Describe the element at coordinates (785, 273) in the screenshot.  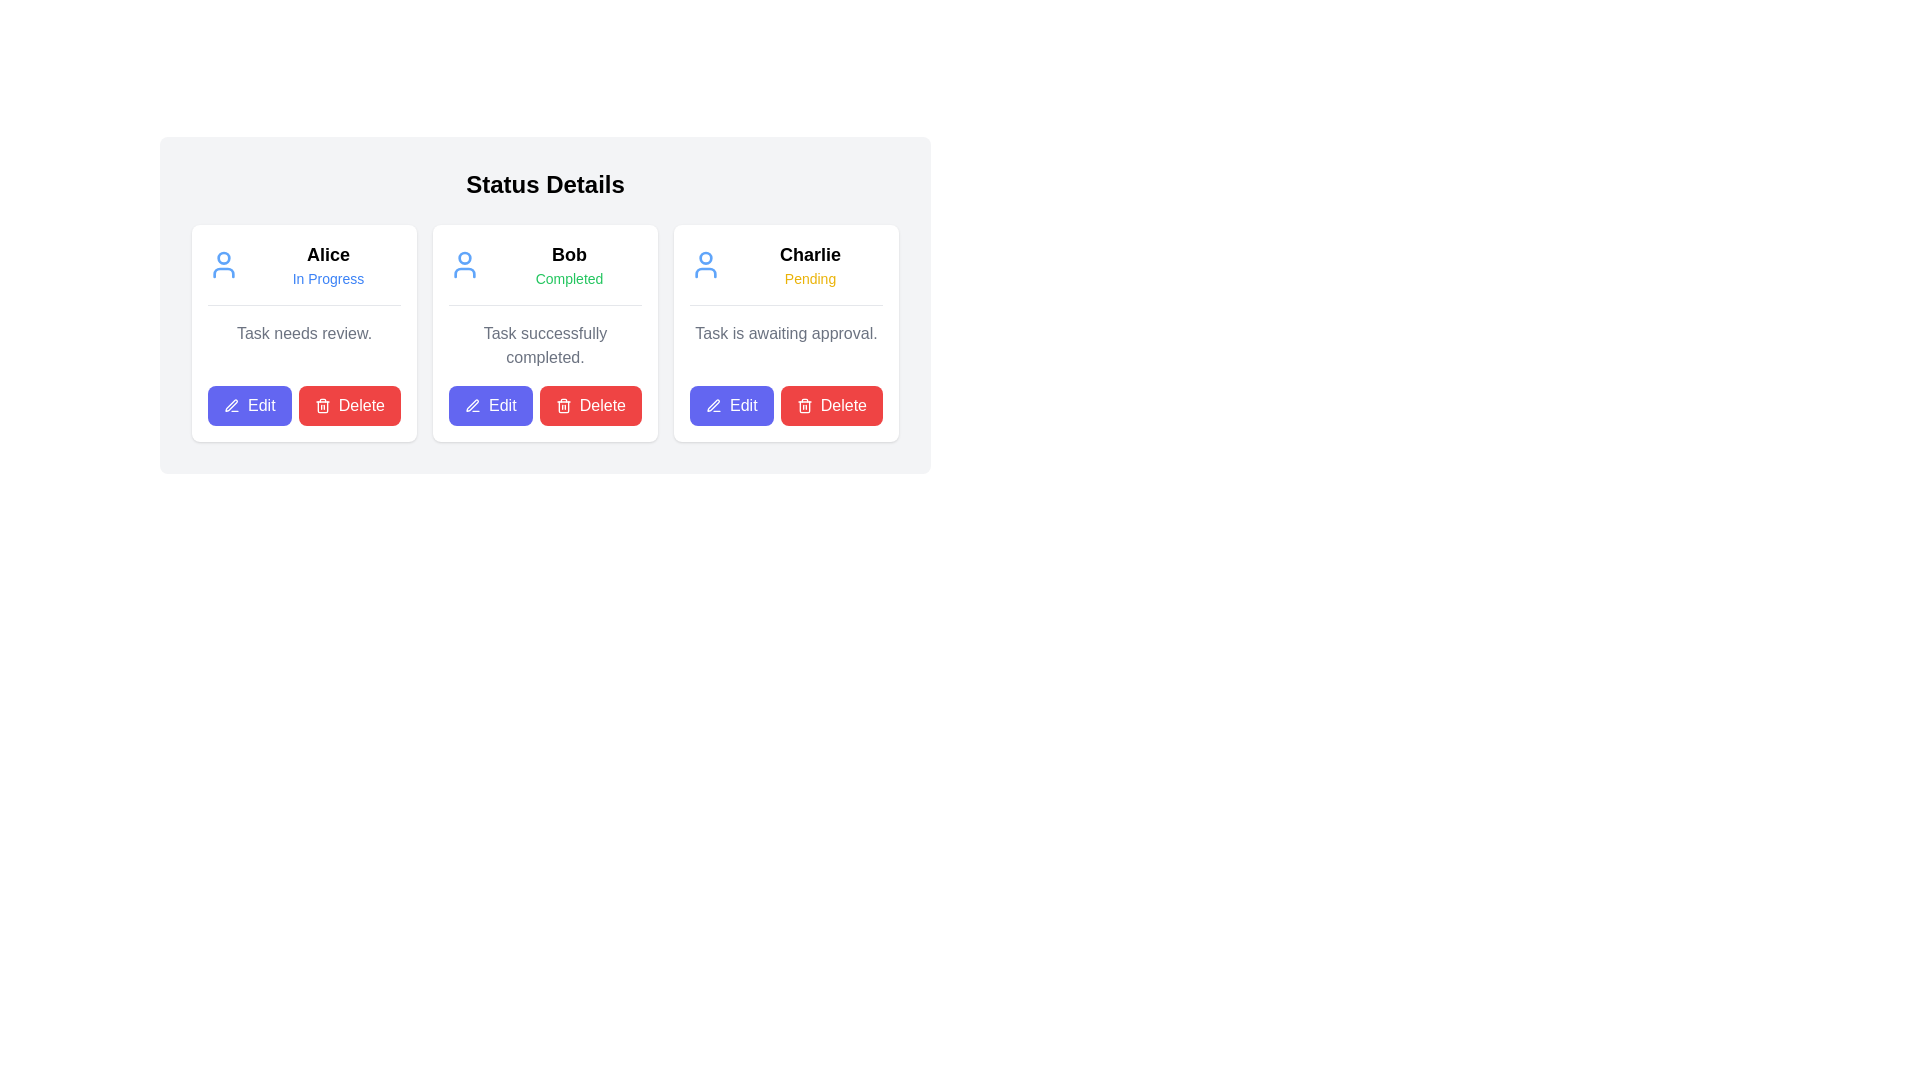
I see `the Information card displaying user status for 'Charlie', which is the third card in the 'Status Details' section` at that location.